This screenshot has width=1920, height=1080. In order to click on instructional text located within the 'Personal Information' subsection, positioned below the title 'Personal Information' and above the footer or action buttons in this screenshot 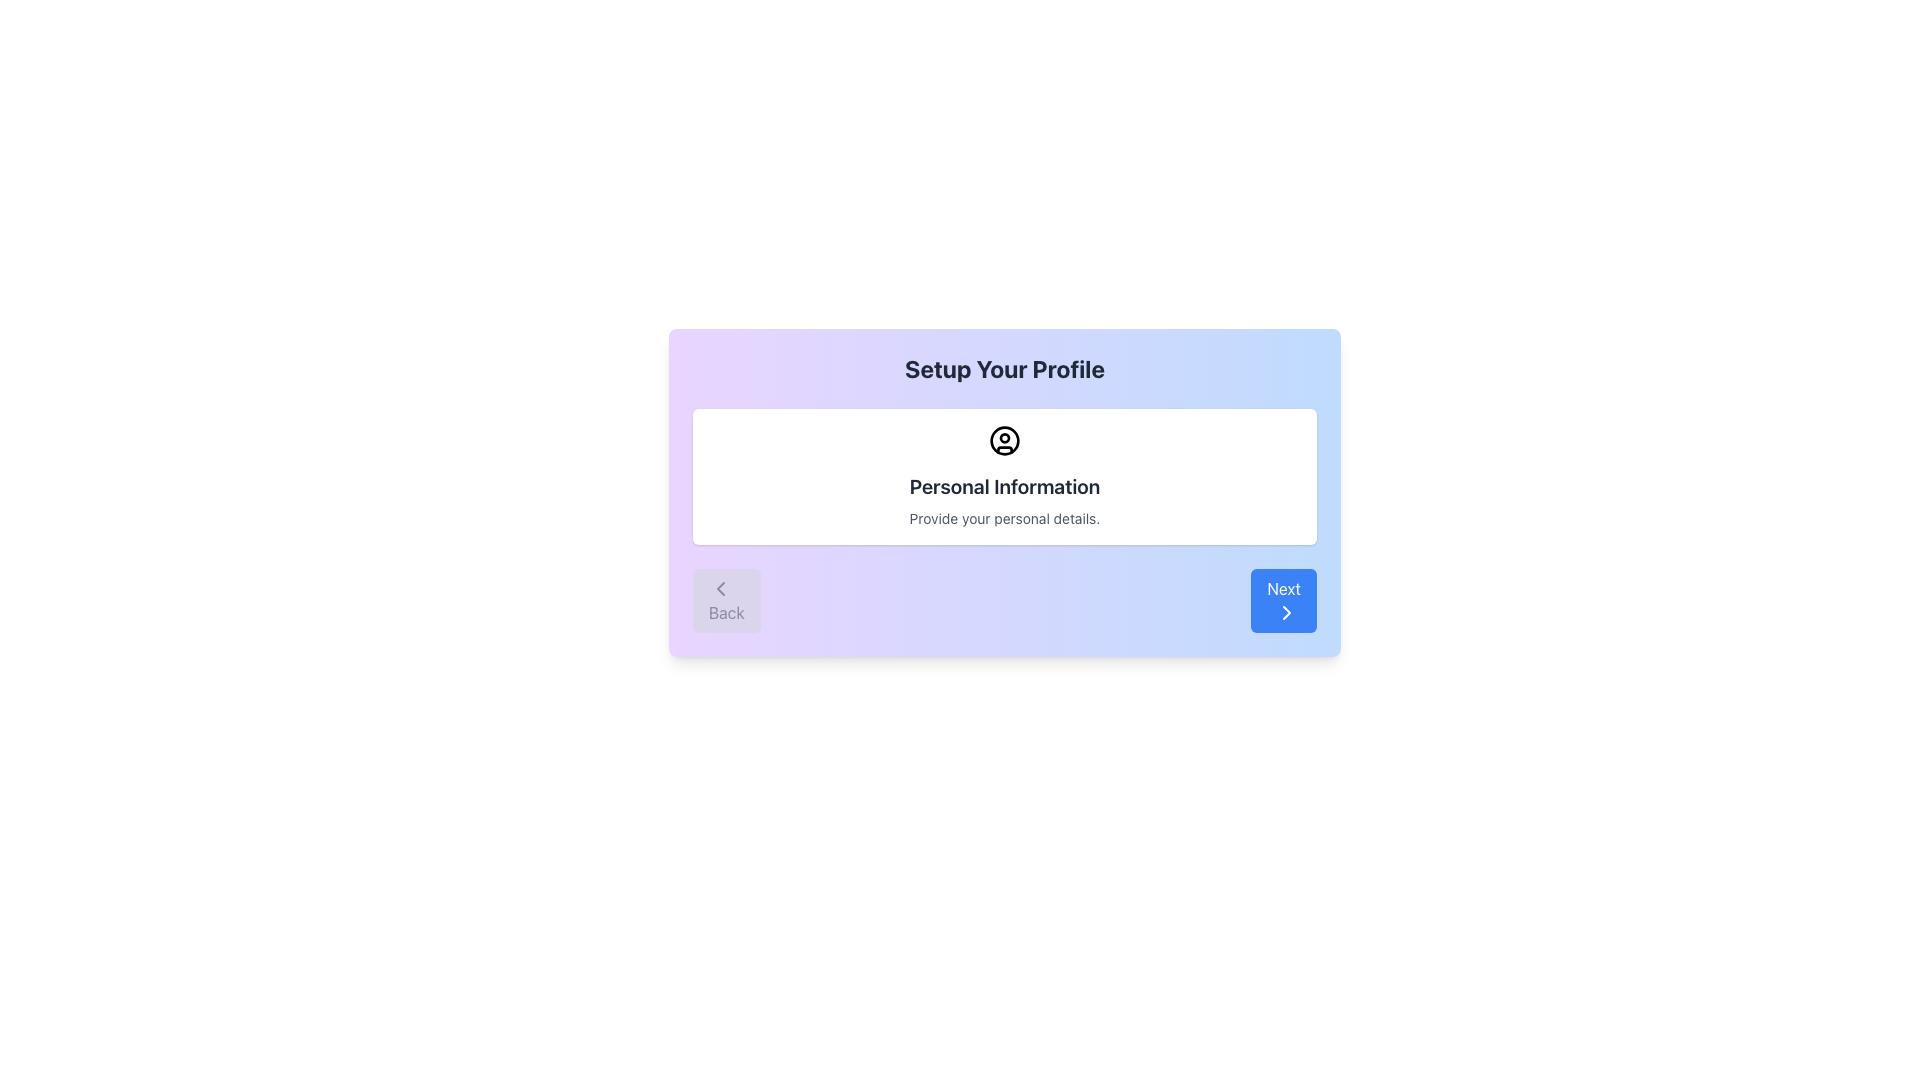, I will do `click(1004, 518)`.